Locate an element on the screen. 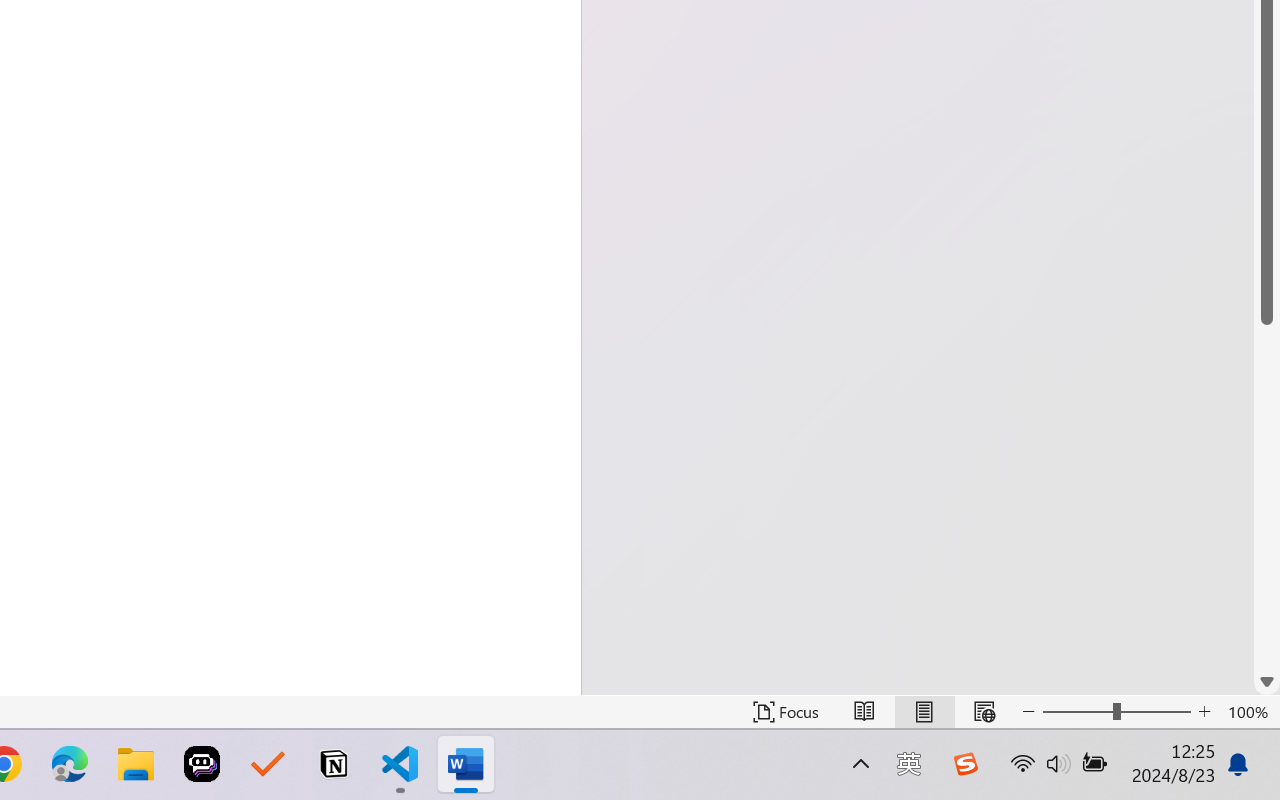  'Line down' is located at coordinates (1266, 682).